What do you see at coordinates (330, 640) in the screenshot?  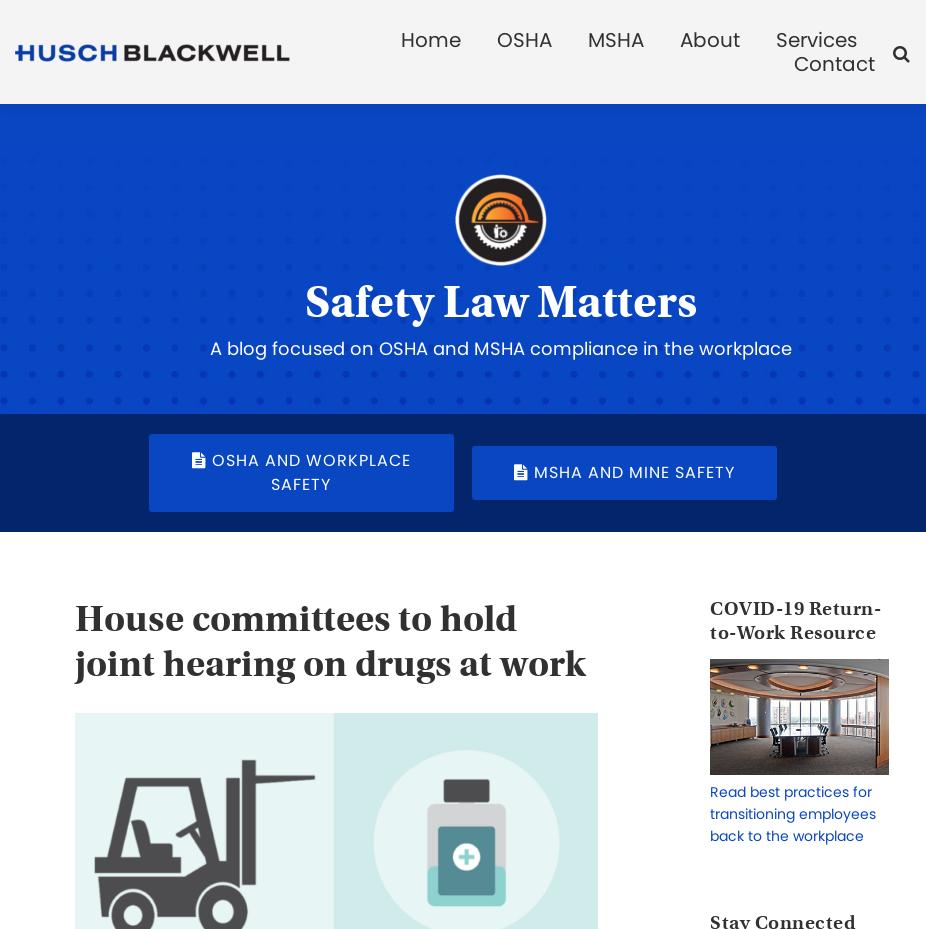 I see `'House committees to hold joint hearing on drugs at work'` at bounding box center [330, 640].